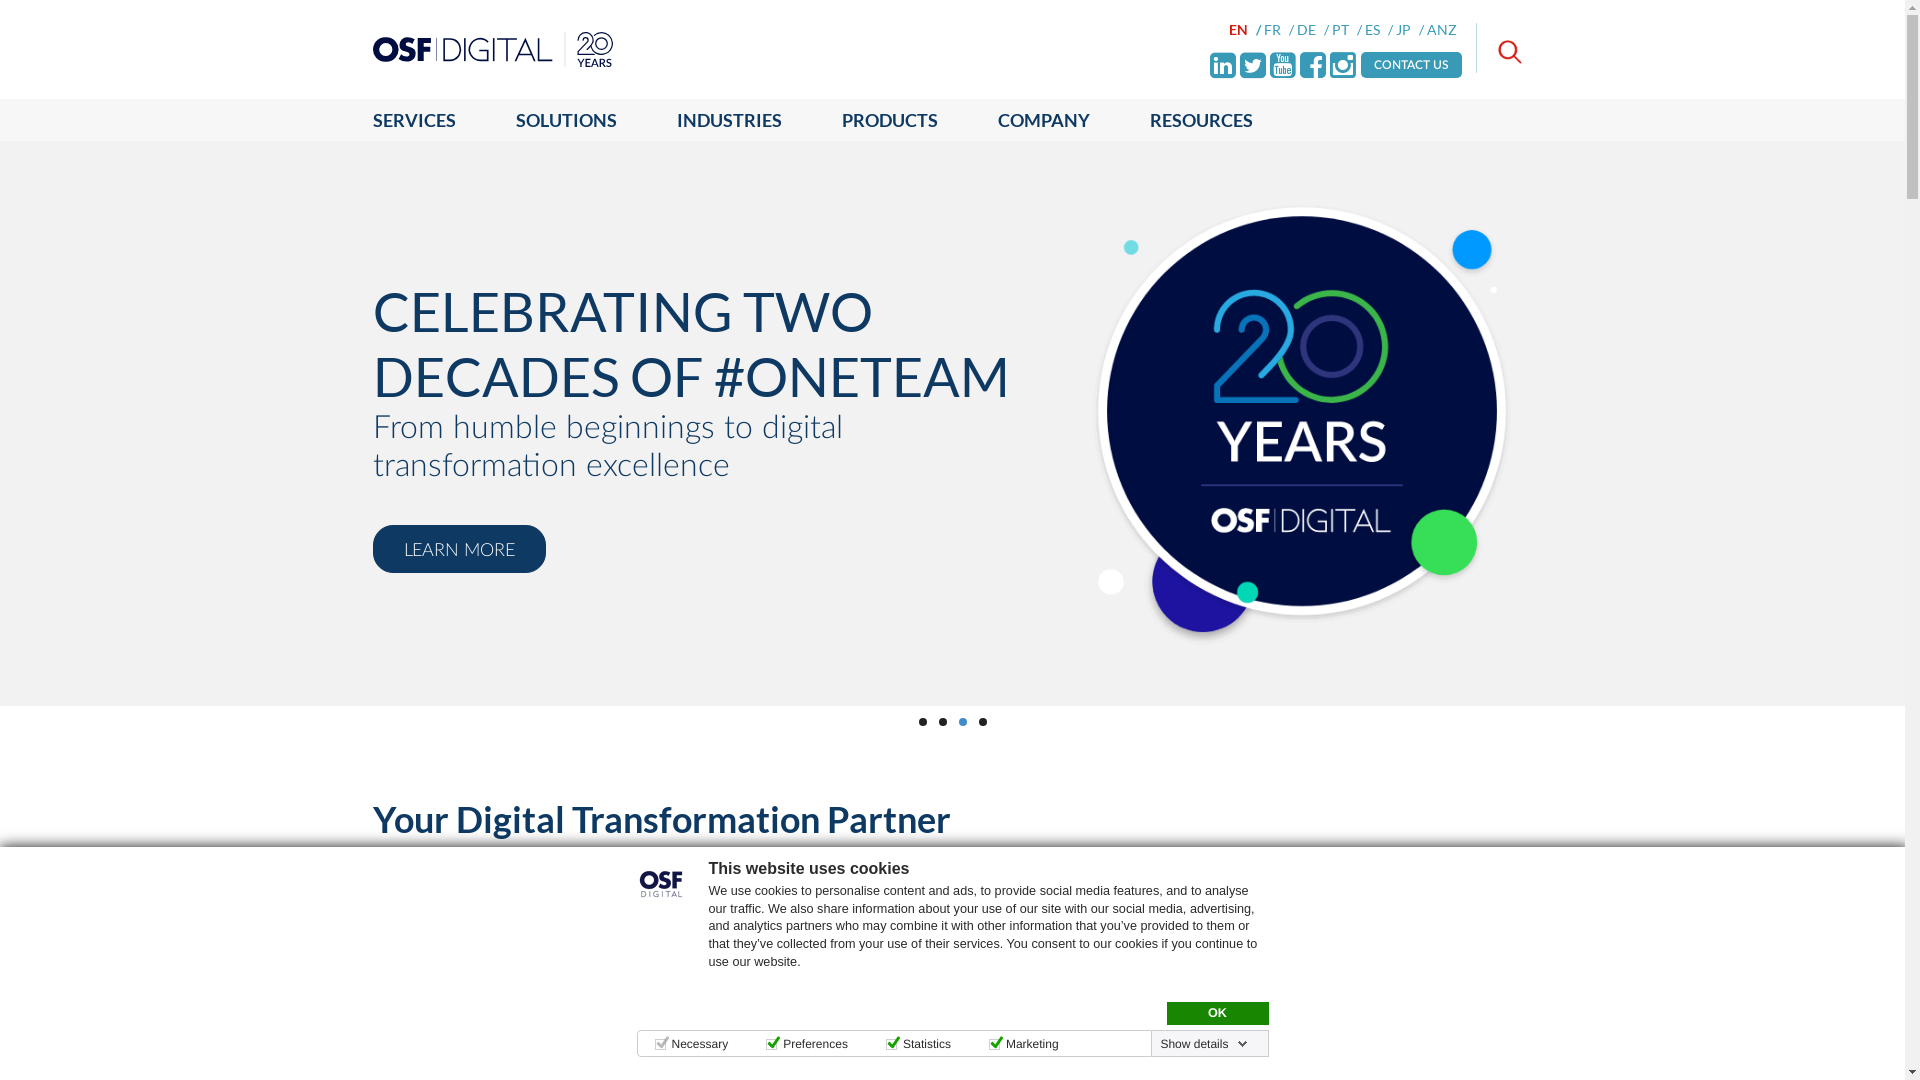 Image resolution: width=1920 pixels, height=1080 pixels. I want to click on 'Facebook', so click(1313, 64).